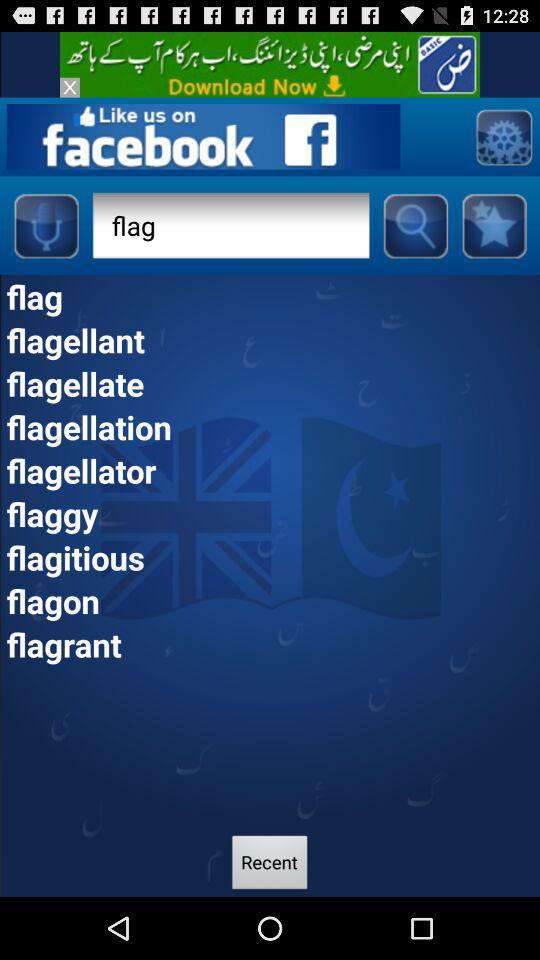  What do you see at coordinates (502, 145) in the screenshot?
I see `the settings icon` at bounding box center [502, 145].